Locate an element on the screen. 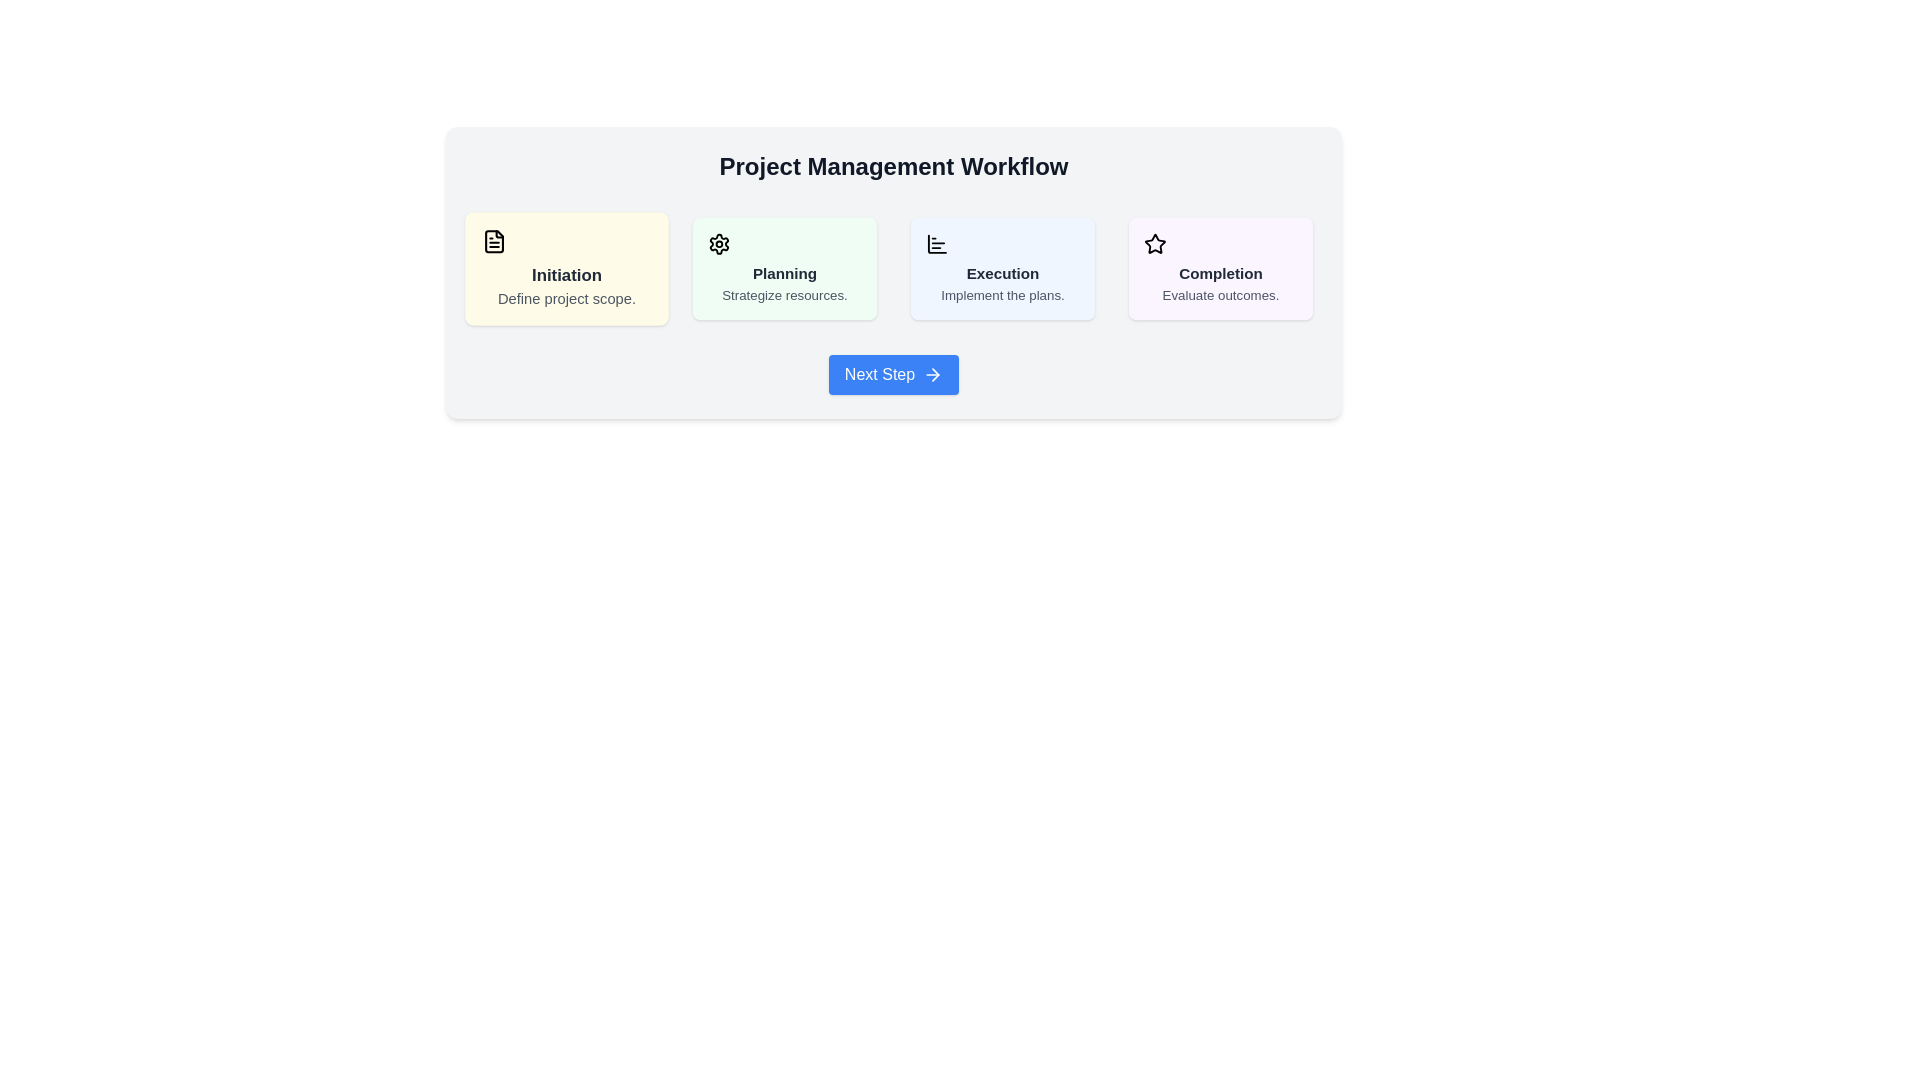 The image size is (1920, 1080). the 'Initiation' icon located in the top left area of the 'Initiation' card is located at coordinates (494, 240).